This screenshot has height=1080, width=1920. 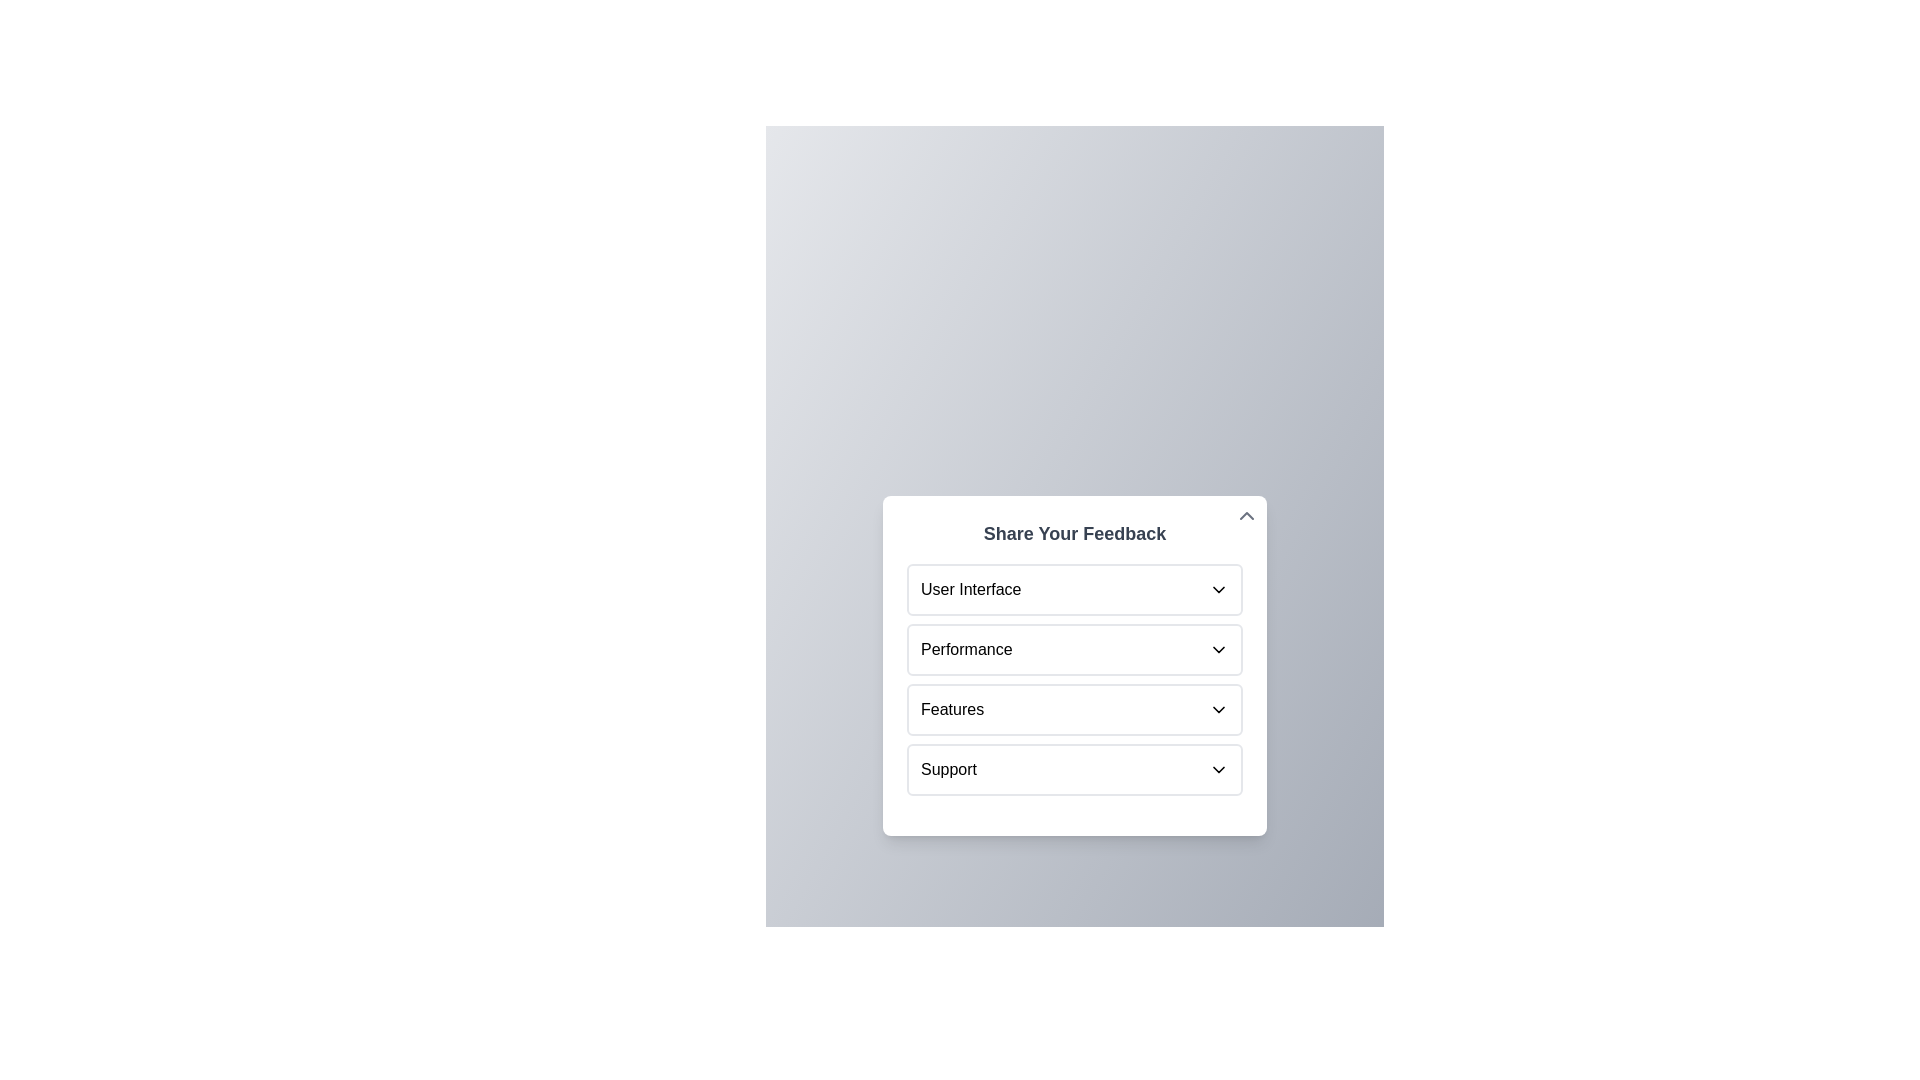 I want to click on the 'Performance' dropdown menu, which is the second item in the vertical list under 'Share Your Feedback', so click(x=1074, y=666).